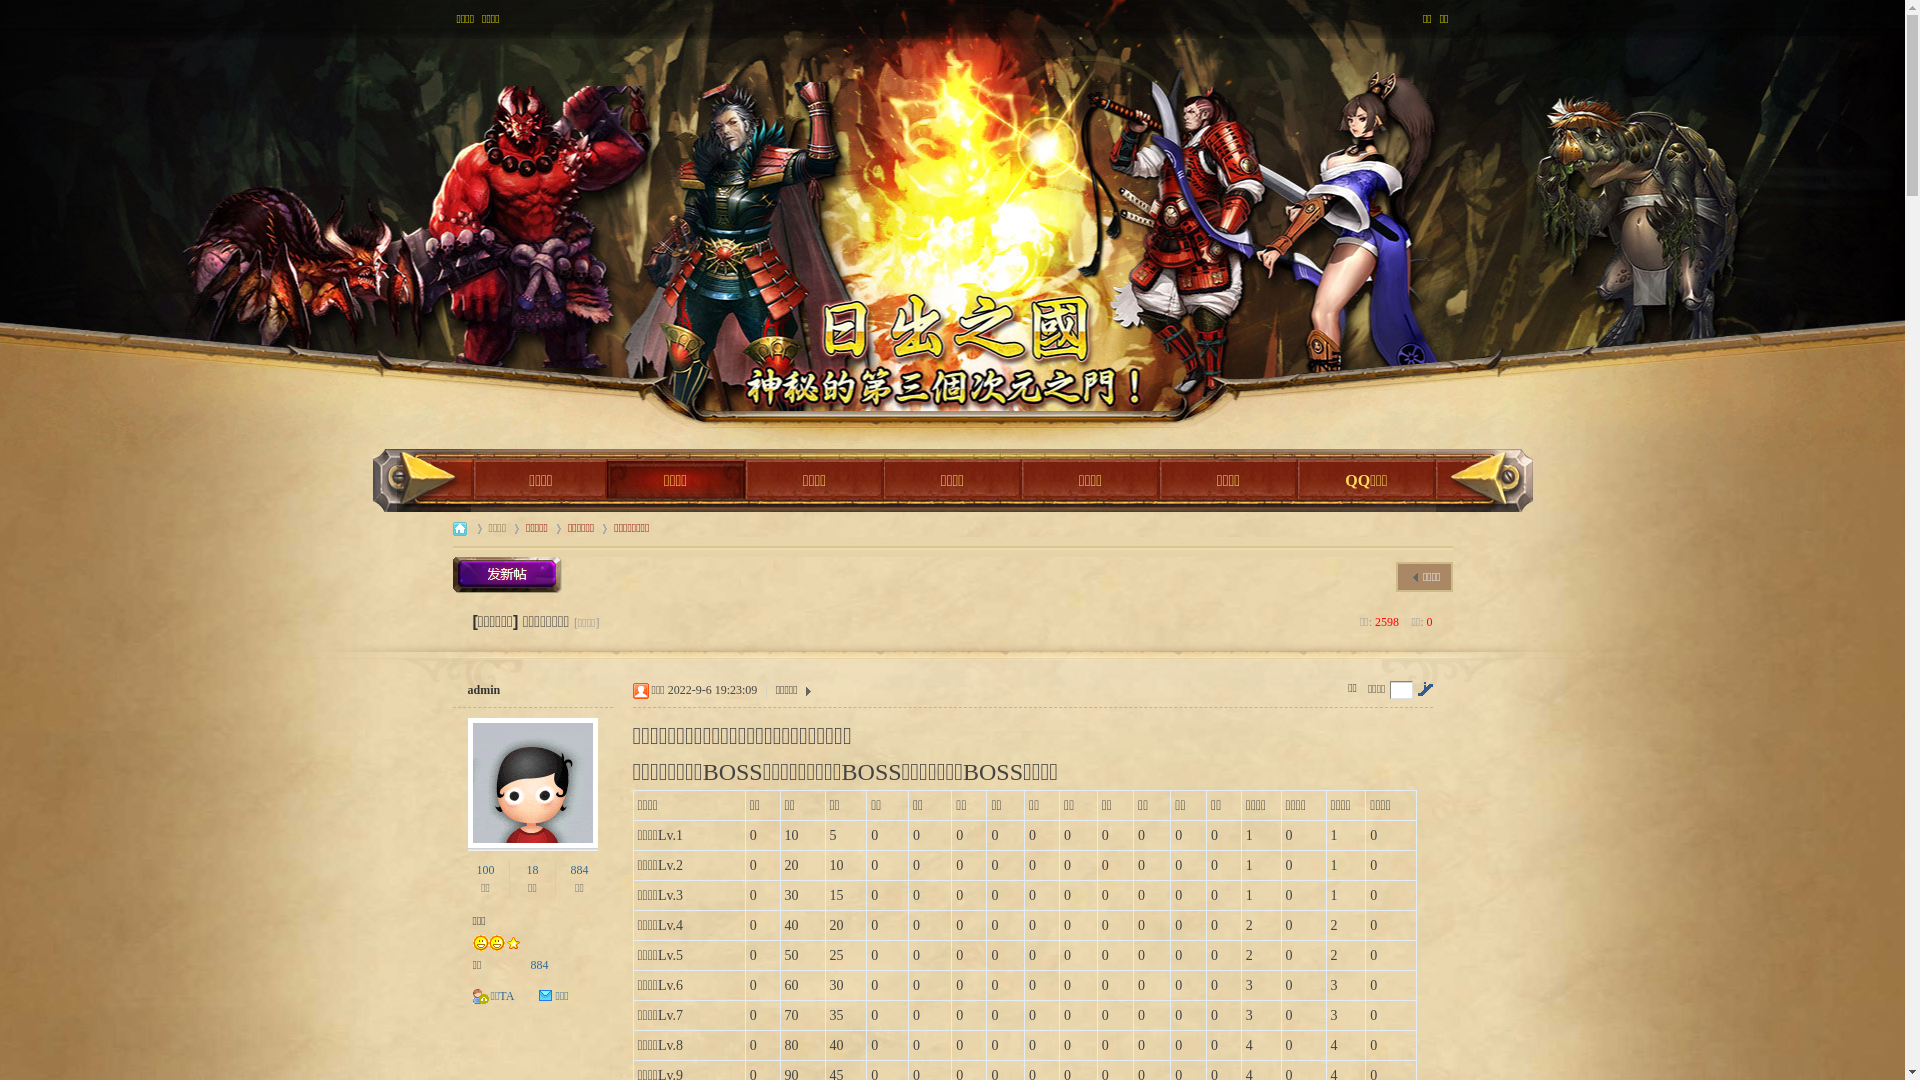 This screenshot has width=1920, height=1080. Describe the element at coordinates (578, 869) in the screenshot. I see `'884'` at that location.